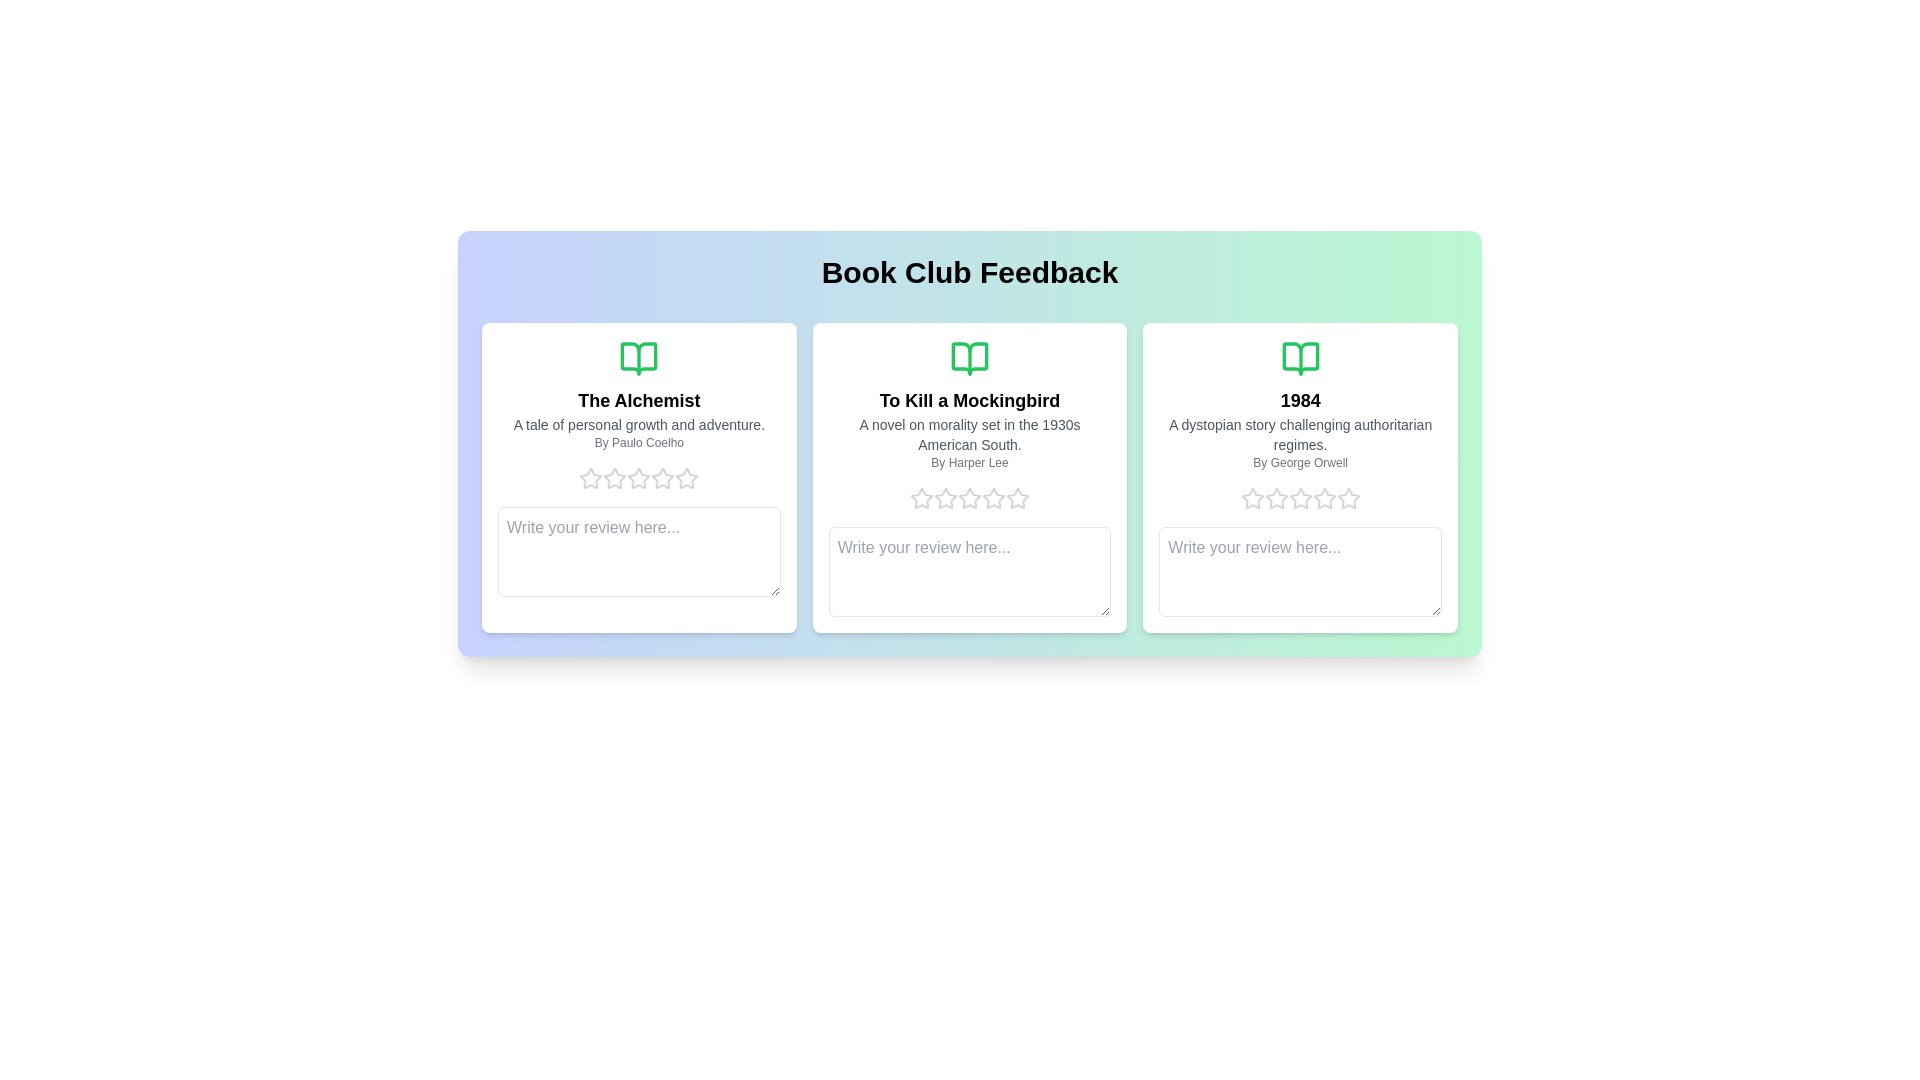 This screenshot has height=1080, width=1920. What do you see at coordinates (663, 478) in the screenshot?
I see `the fourth star icon button for rating located below the title 'The Alchemist'` at bounding box center [663, 478].